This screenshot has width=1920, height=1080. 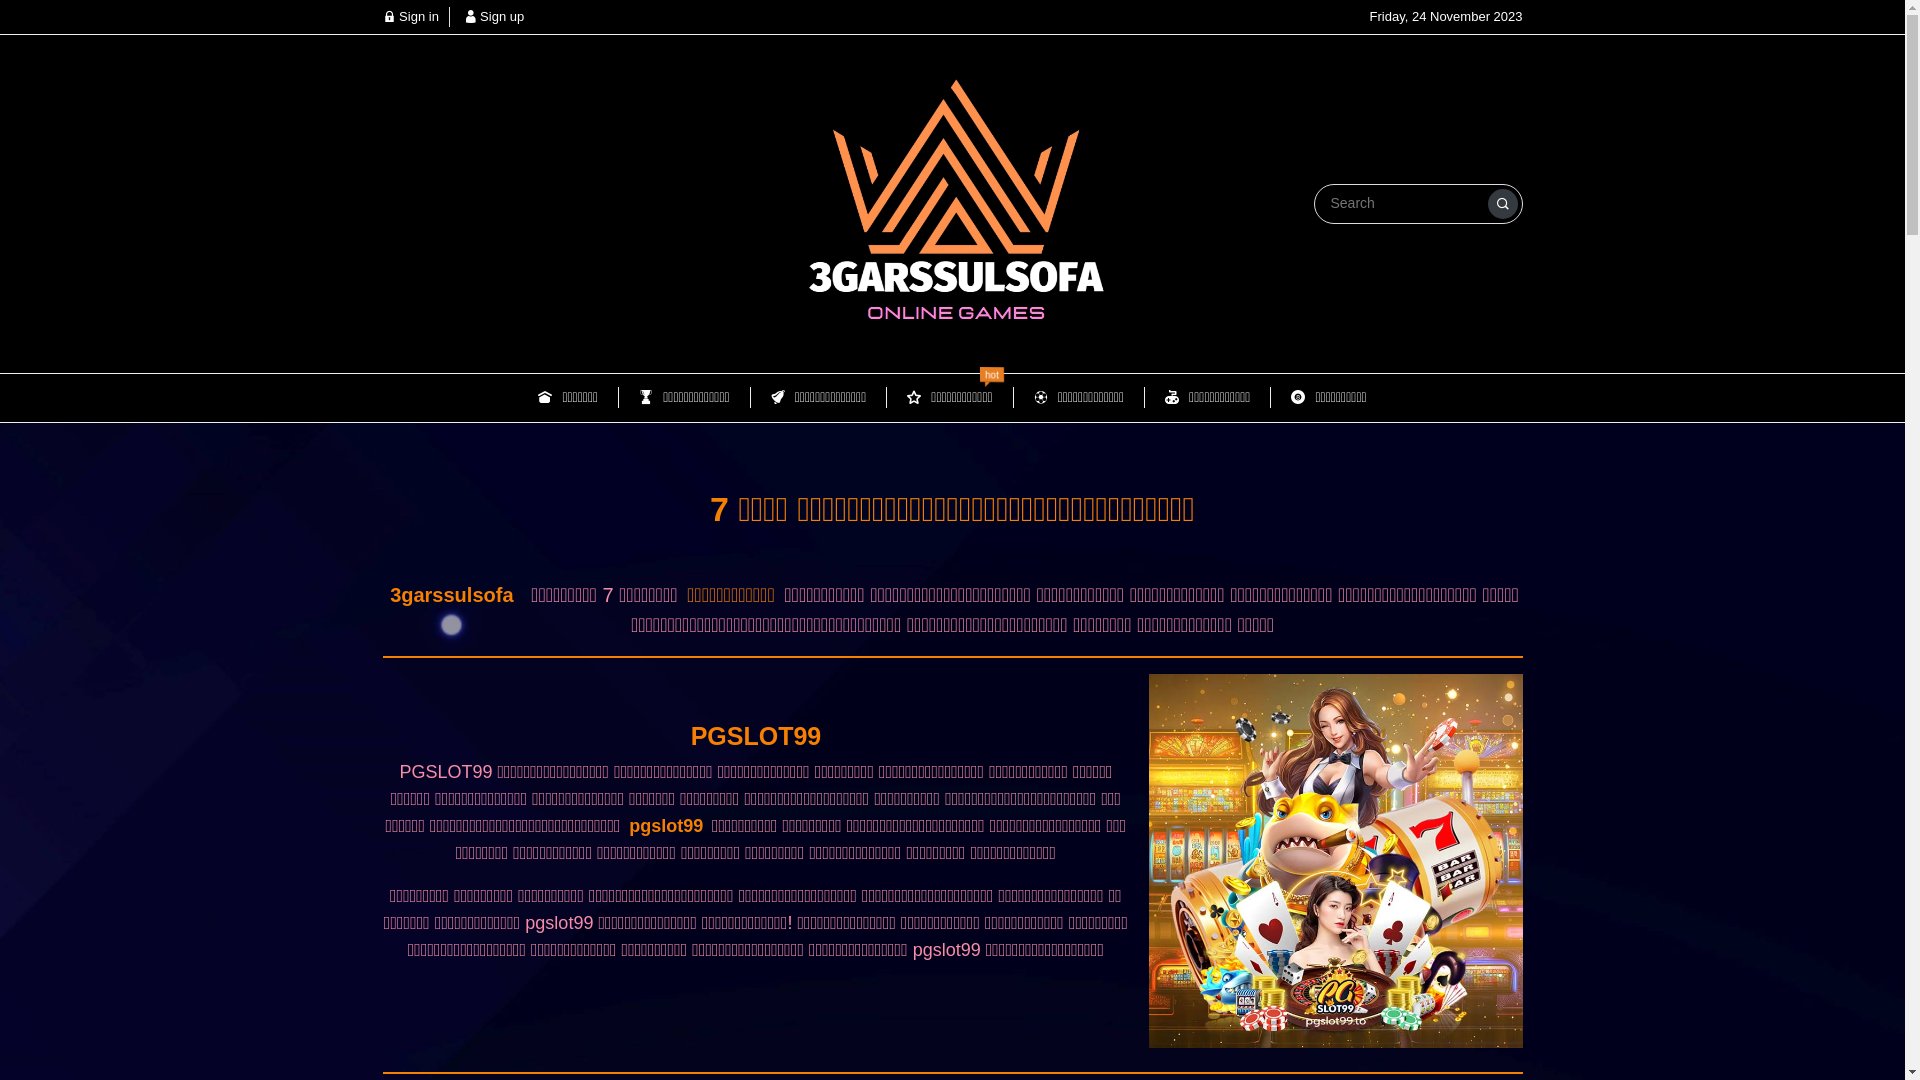 What do you see at coordinates (624, 825) in the screenshot?
I see `'pgslot99'` at bounding box center [624, 825].